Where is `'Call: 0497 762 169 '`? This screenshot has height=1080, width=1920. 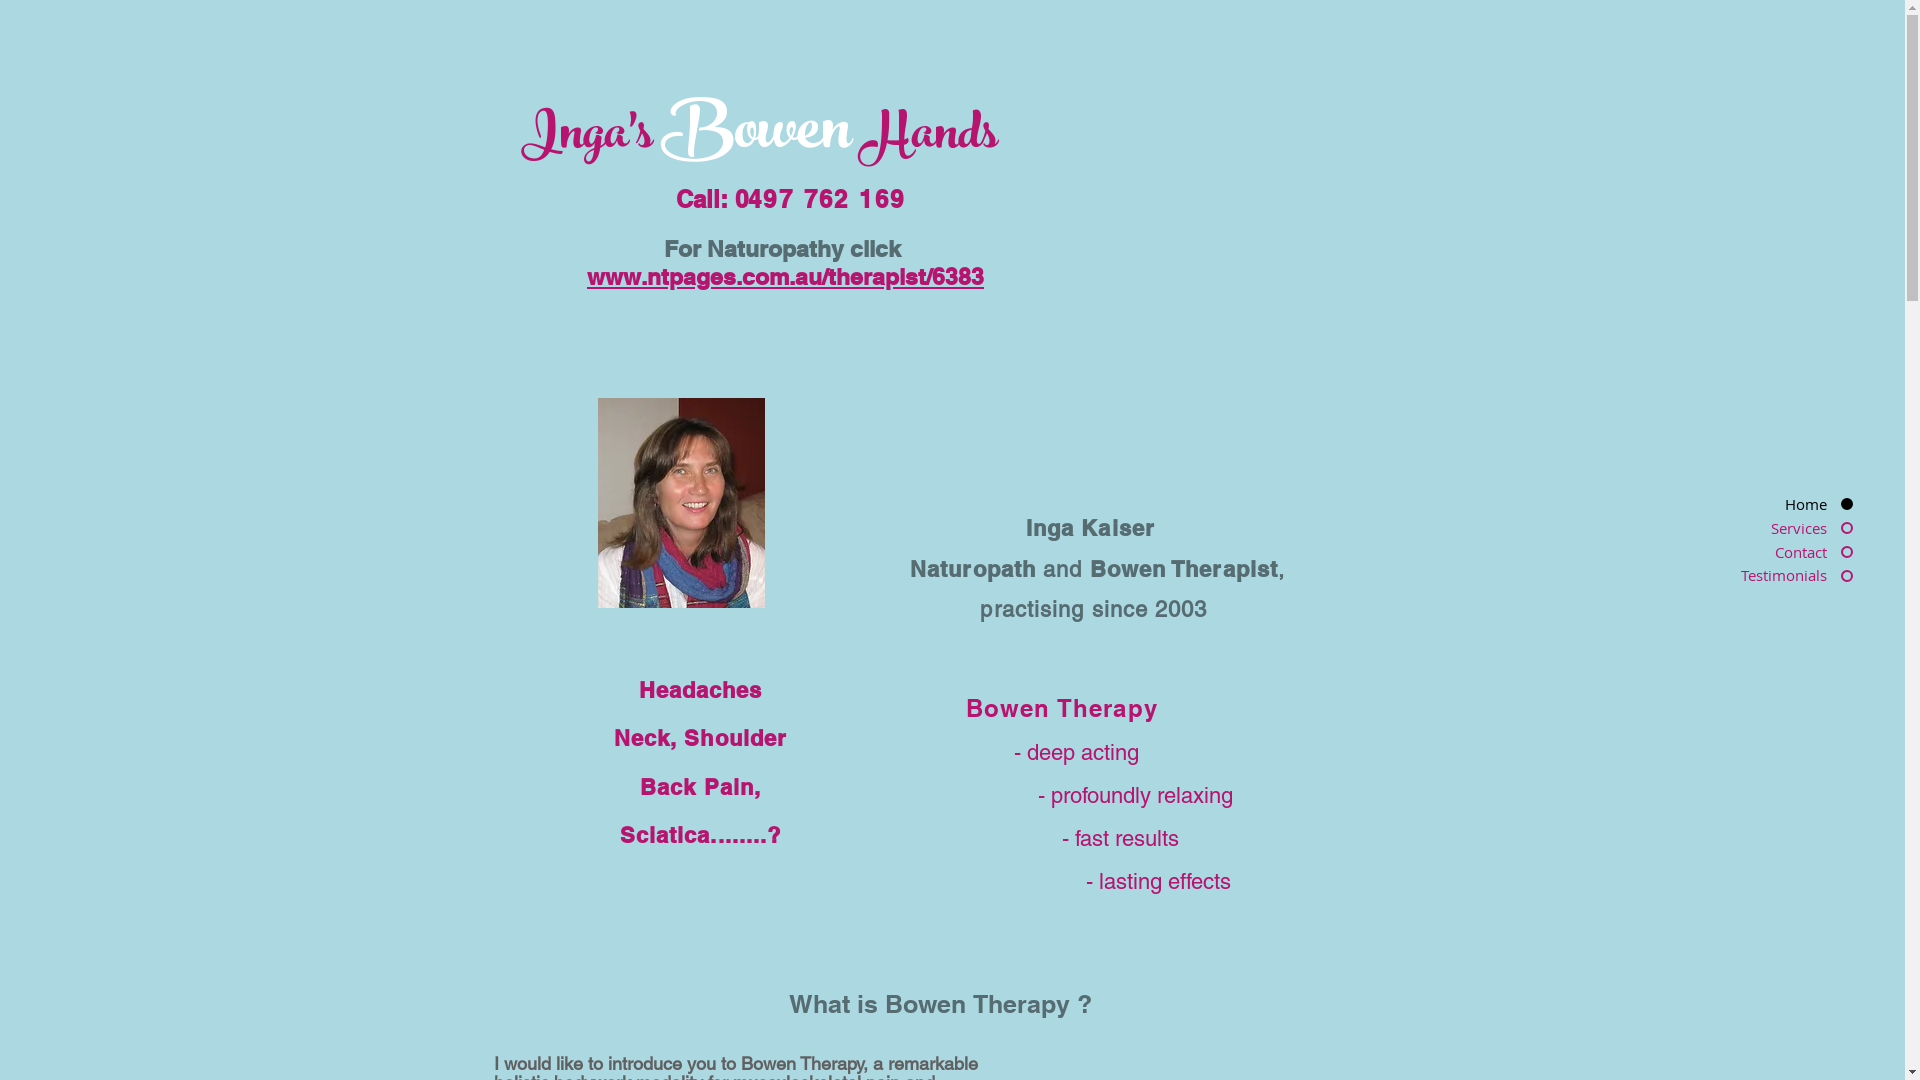
'Call: 0497 762 169 ' is located at coordinates (792, 199).